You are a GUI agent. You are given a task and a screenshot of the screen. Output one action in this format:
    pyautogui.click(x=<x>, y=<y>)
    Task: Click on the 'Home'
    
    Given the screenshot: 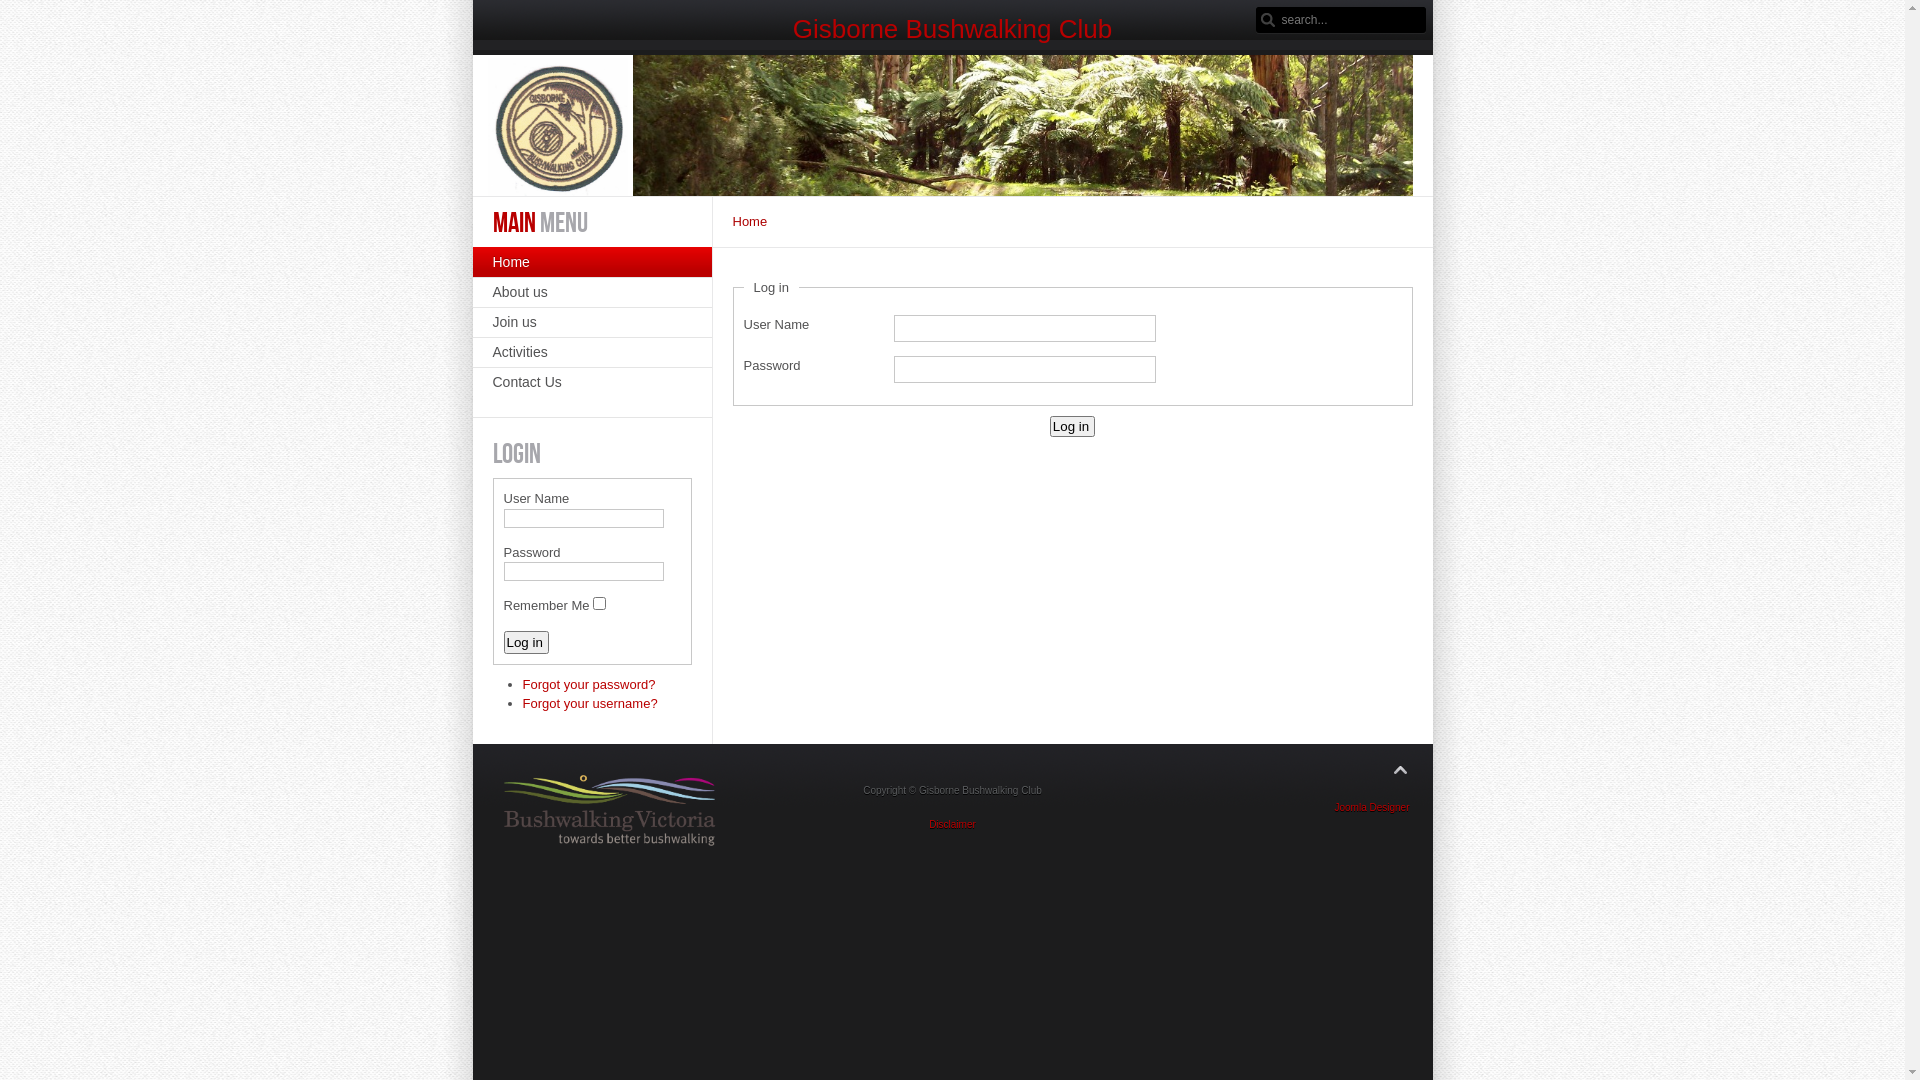 What is the action you would take?
    pyautogui.click(x=590, y=261)
    